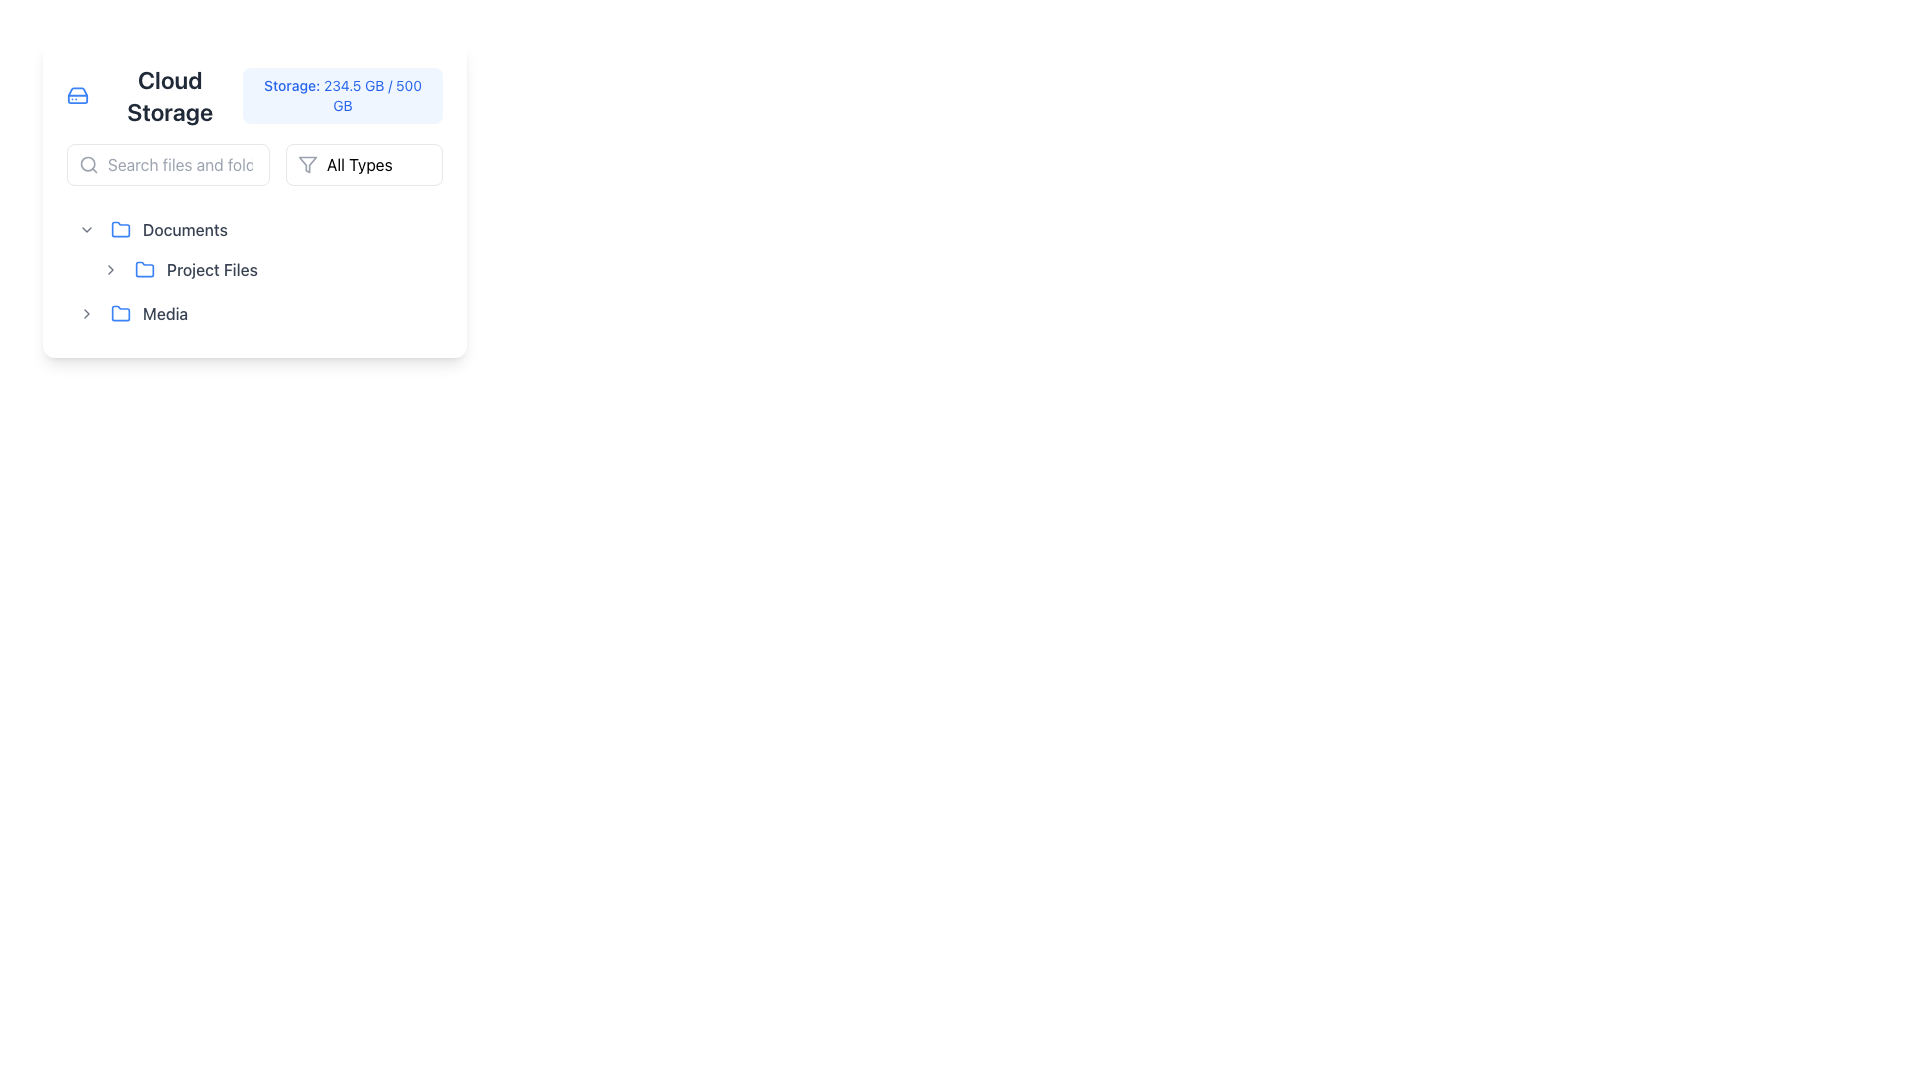  What do you see at coordinates (109, 270) in the screenshot?
I see `the chevron icon indicating the expansion or collapse of nested content, located to the left of the 'Project Files' label` at bounding box center [109, 270].